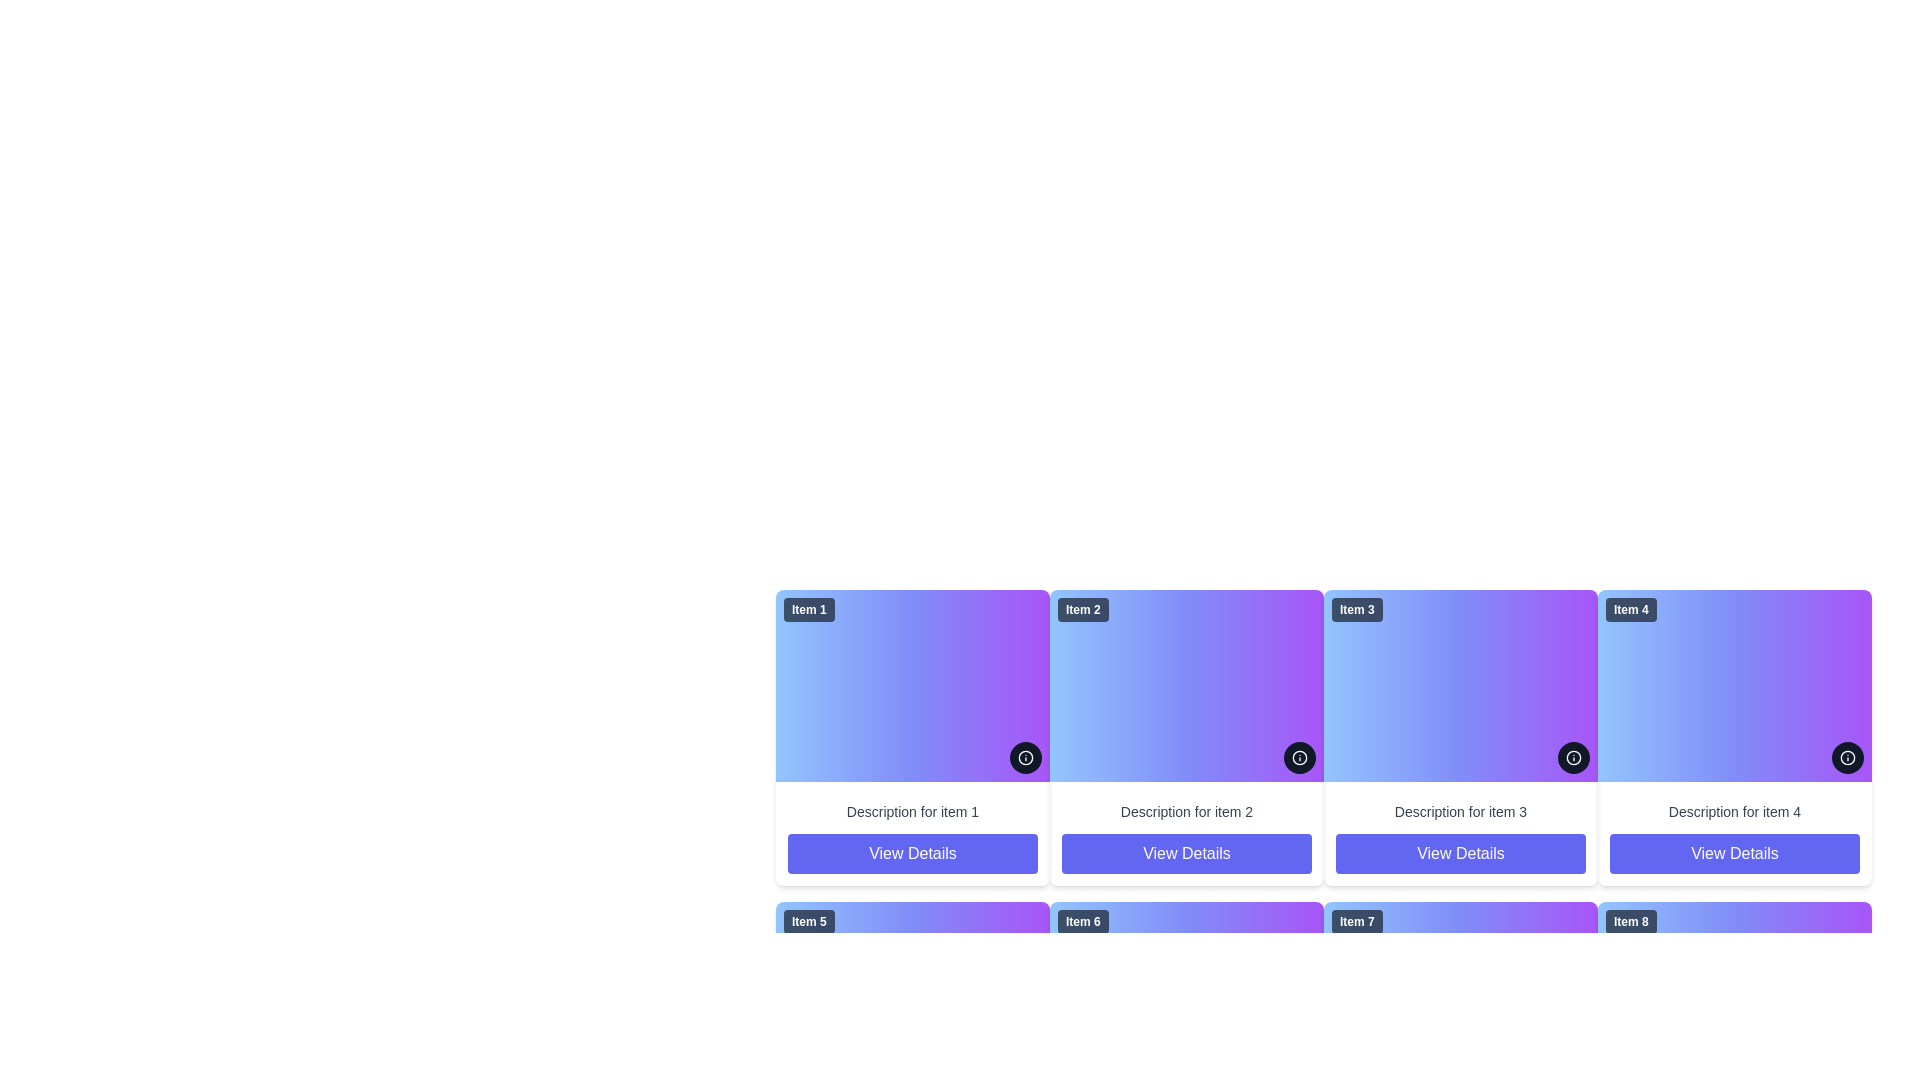  Describe the element at coordinates (911, 833) in the screenshot. I see `the 'View Details' button located in the bottom portion of the card labeled 'Item 1' in the grid layout` at that location.